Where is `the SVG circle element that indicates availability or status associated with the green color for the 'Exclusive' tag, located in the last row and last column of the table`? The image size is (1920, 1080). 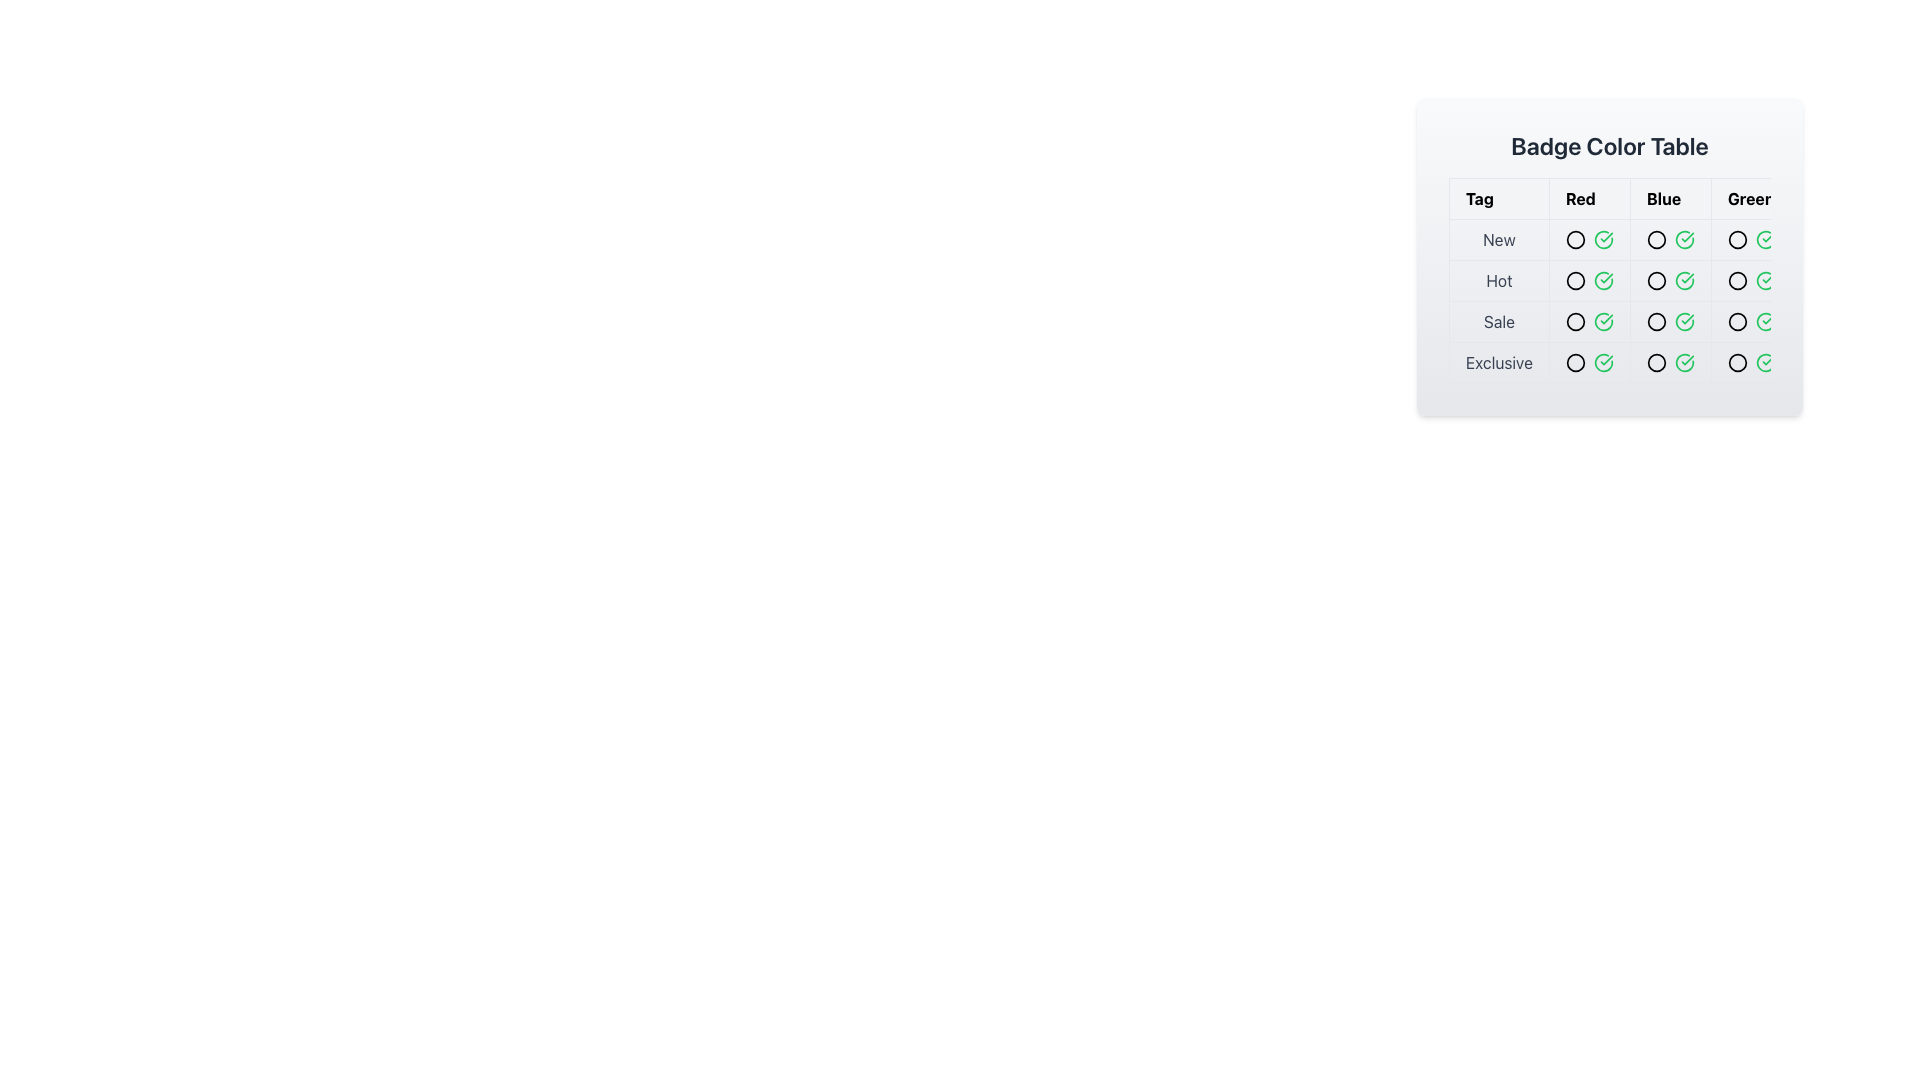
the SVG circle element that indicates availability or status associated with the green color for the 'Exclusive' tag, located in the last row and last column of the table is located at coordinates (1736, 362).